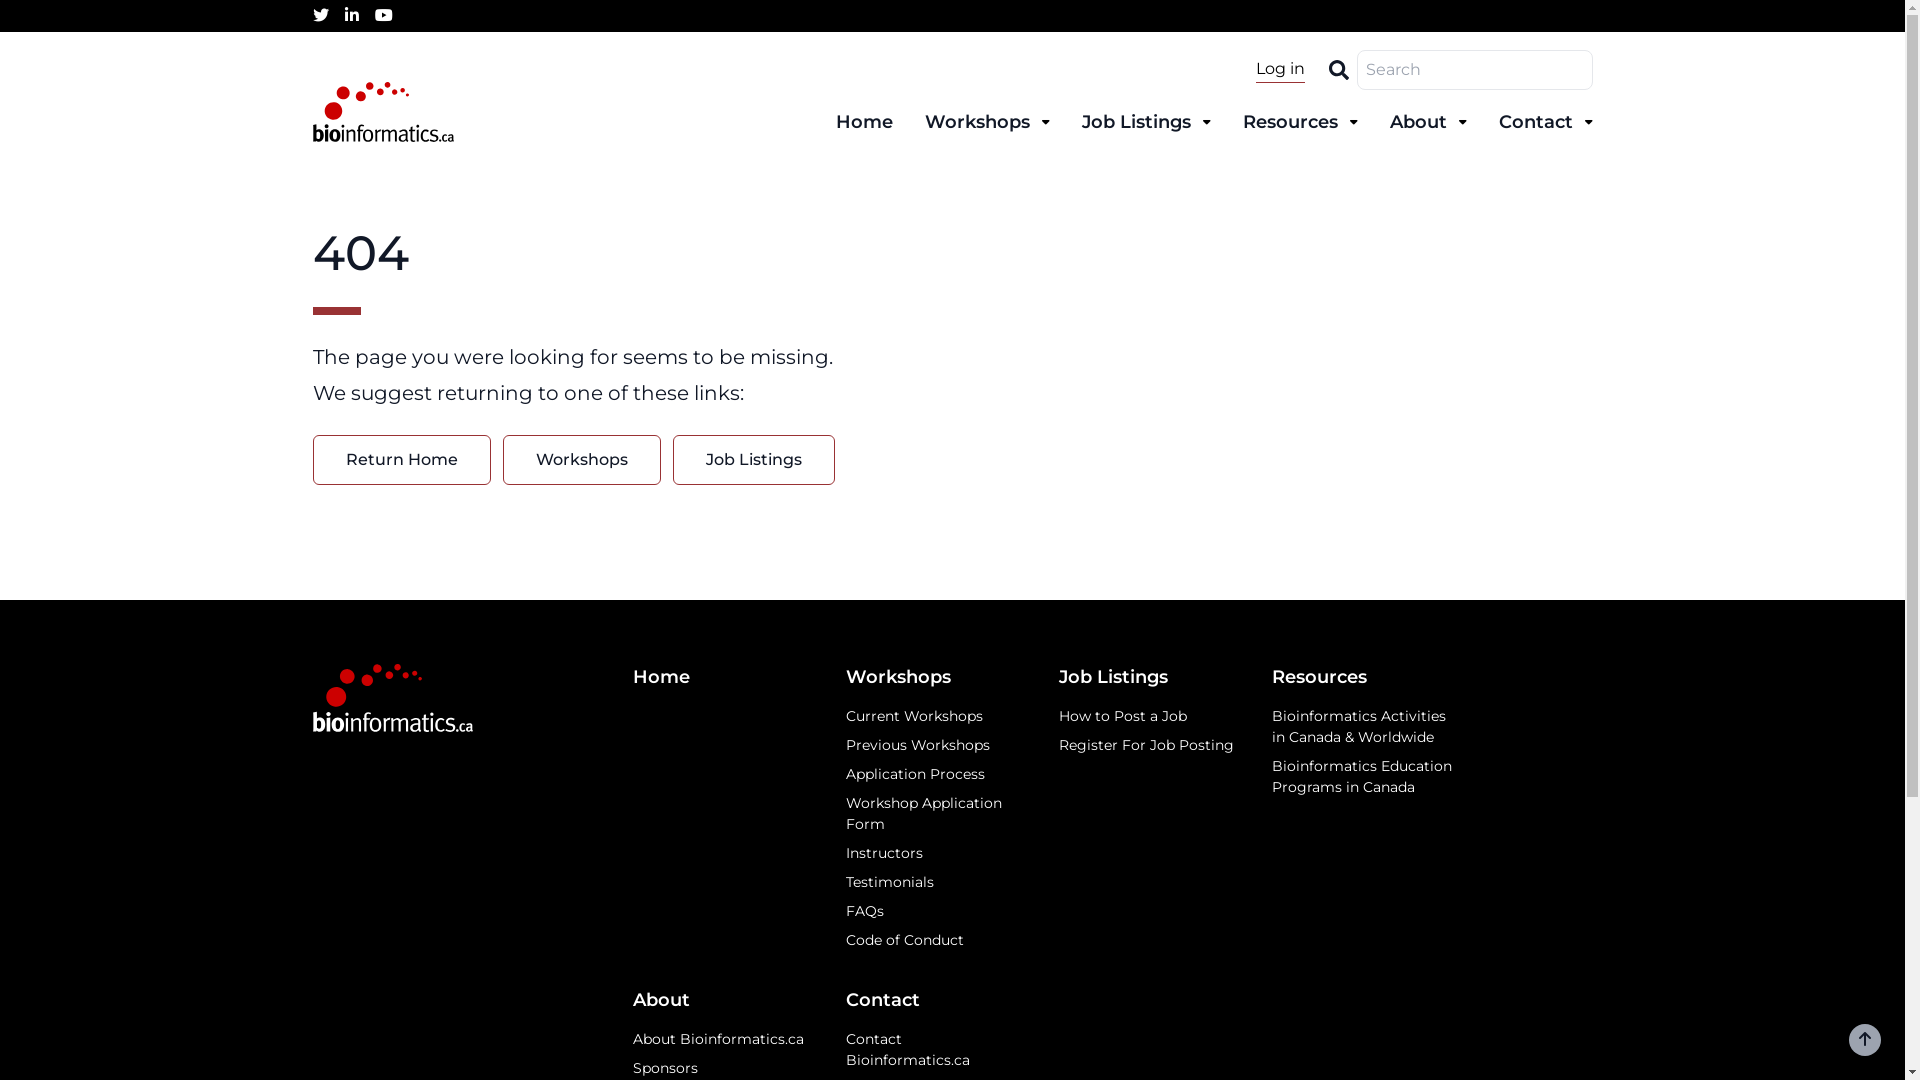 The image size is (1920, 1080). Describe the element at coordinates (936, 1048) in the screenshot. I see `'Contact Bioinformatics.ca'` at that location.